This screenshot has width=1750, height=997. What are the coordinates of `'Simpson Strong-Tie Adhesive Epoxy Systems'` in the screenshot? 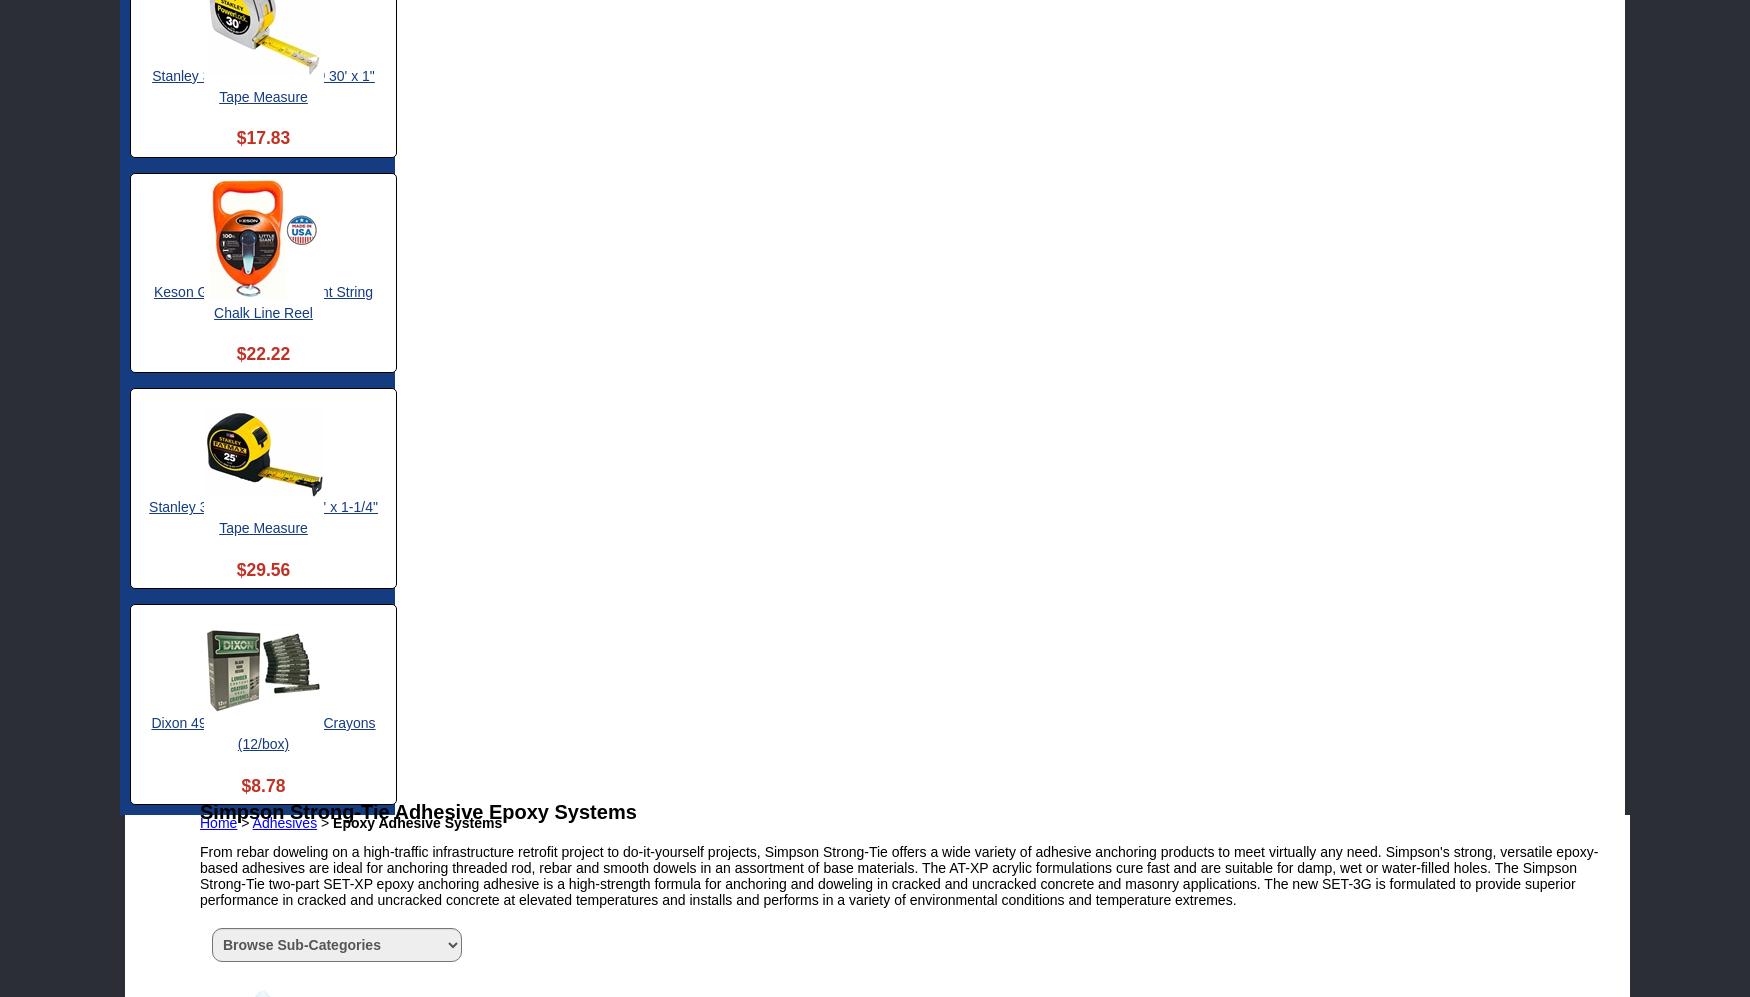 It's located at (200, 809).